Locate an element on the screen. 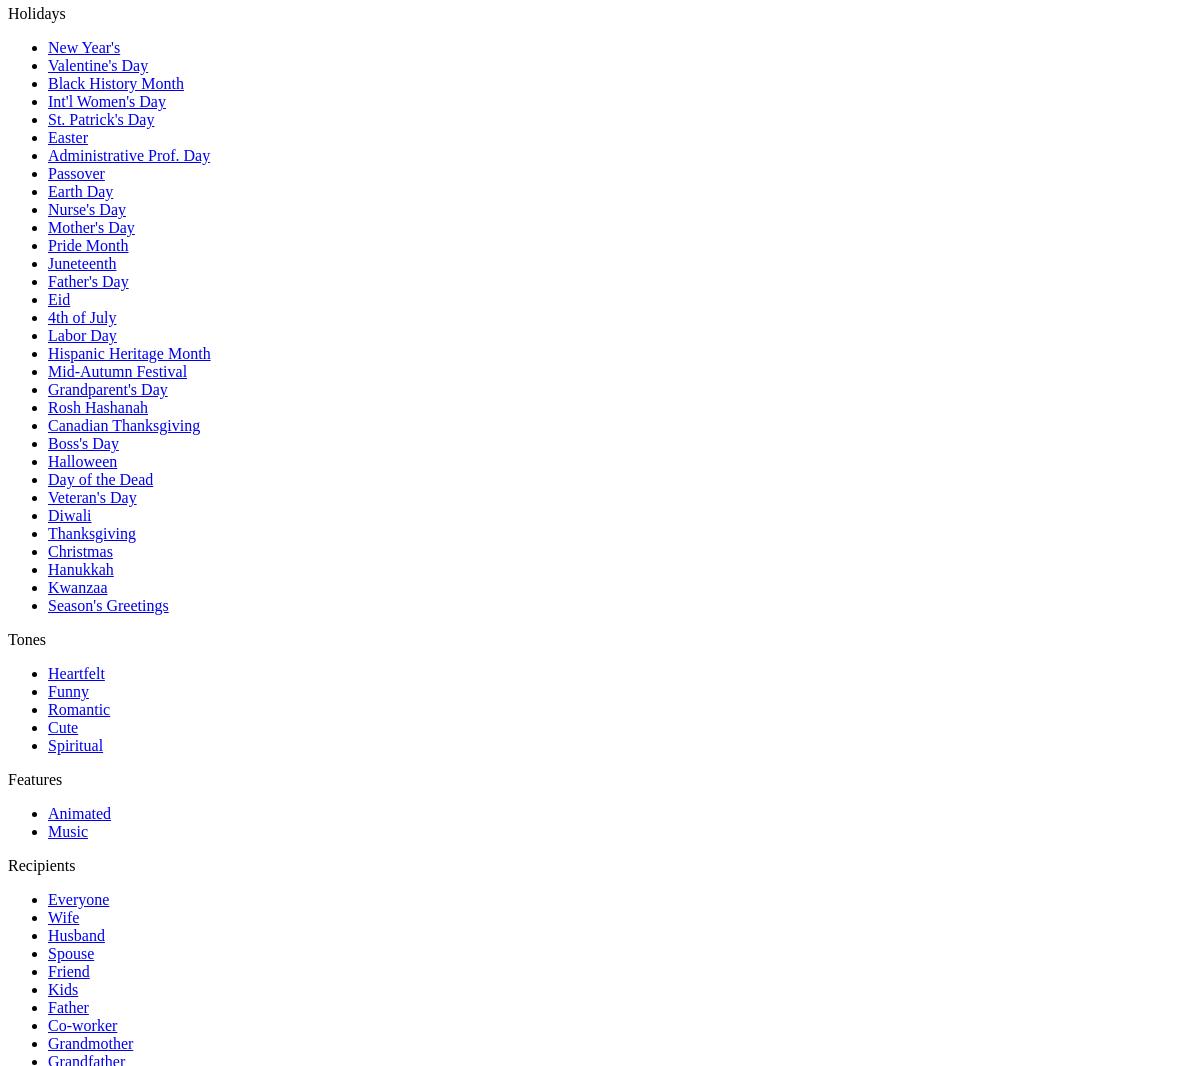 The width and height of the screenshot is (1200, 1066). 'New Year's' is located at coordinates (84, 46).